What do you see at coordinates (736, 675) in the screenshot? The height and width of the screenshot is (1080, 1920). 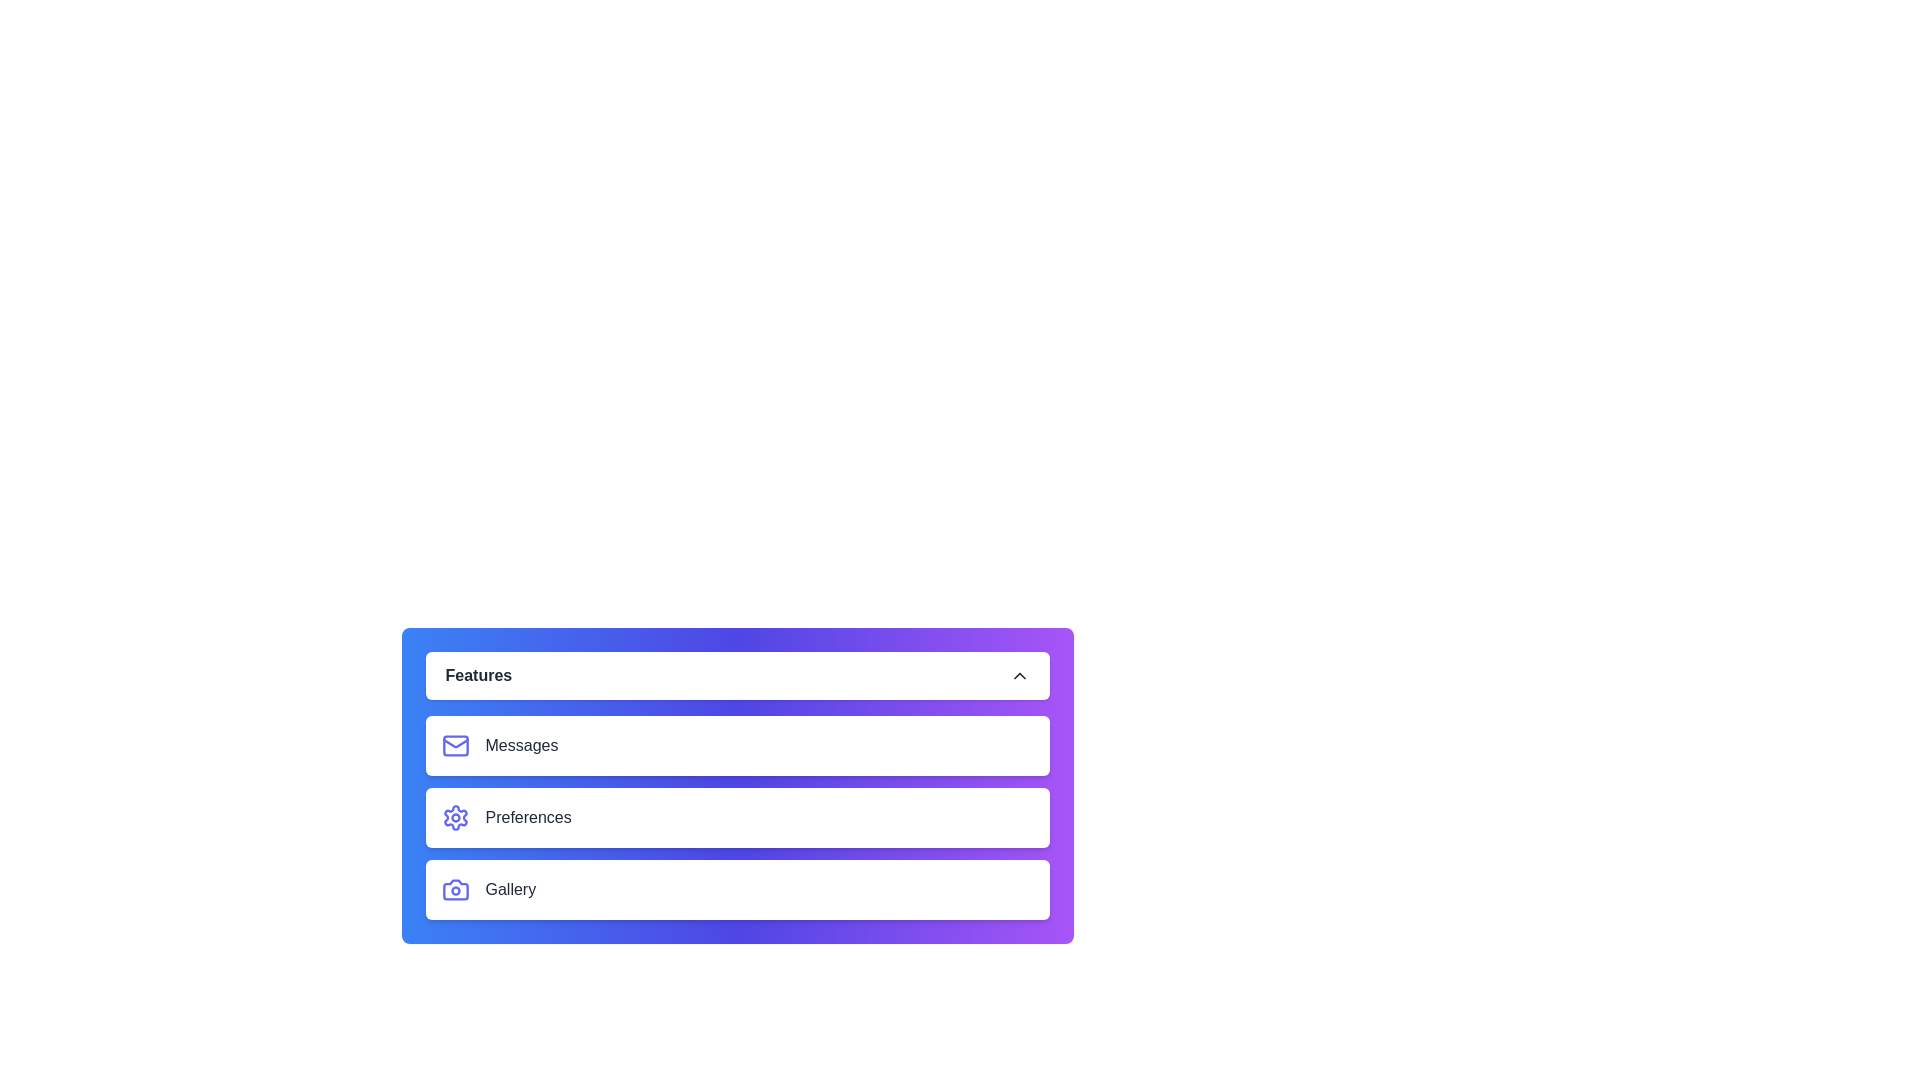 I see `the 'Features' button to toggle the menu visibility` at bounding box center [736, 675].